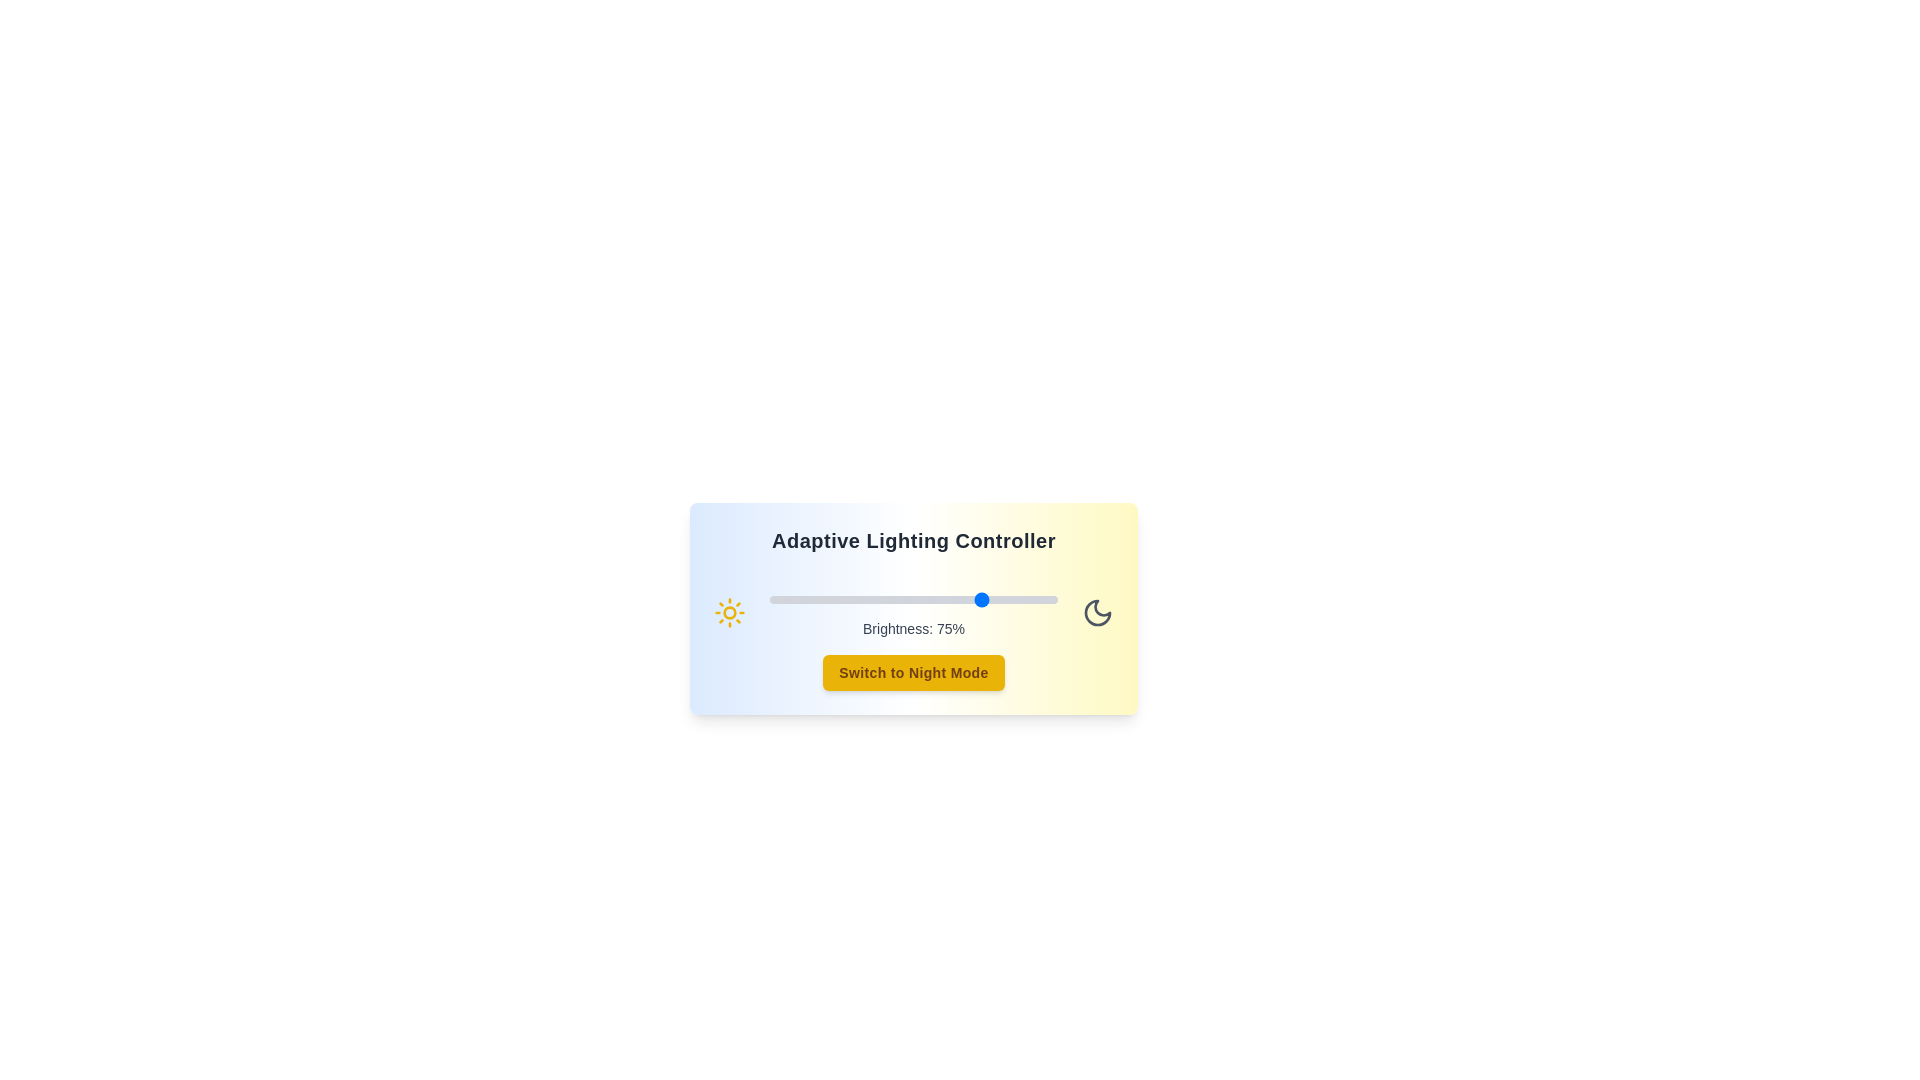  What do you see at coordinates (856, 599) in the screenshot?
I see `the brightness level` at bounding box center [856, 599].